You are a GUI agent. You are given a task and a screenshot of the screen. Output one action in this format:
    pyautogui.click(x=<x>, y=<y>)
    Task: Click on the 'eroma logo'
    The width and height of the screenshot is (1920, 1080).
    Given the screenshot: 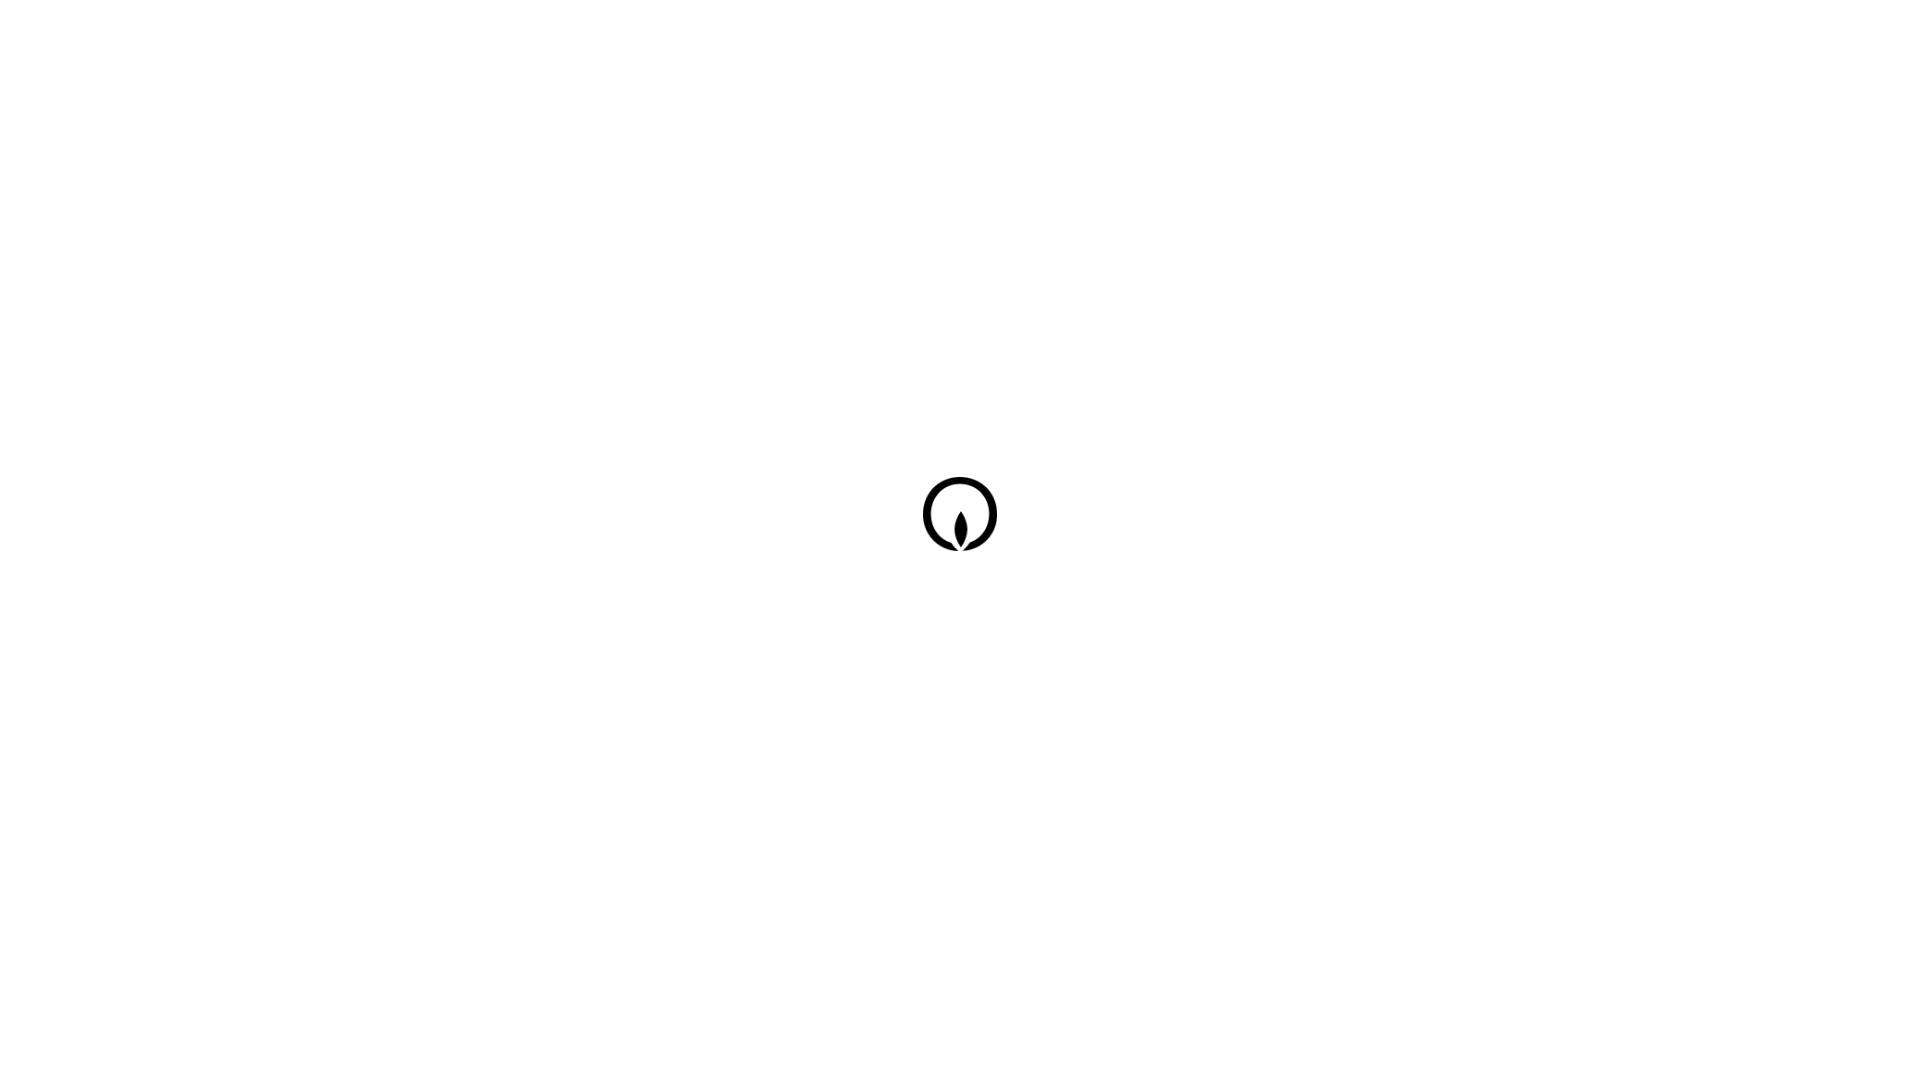 What is the action you would take?
    pyautogui.click(x=964, y=527)
    